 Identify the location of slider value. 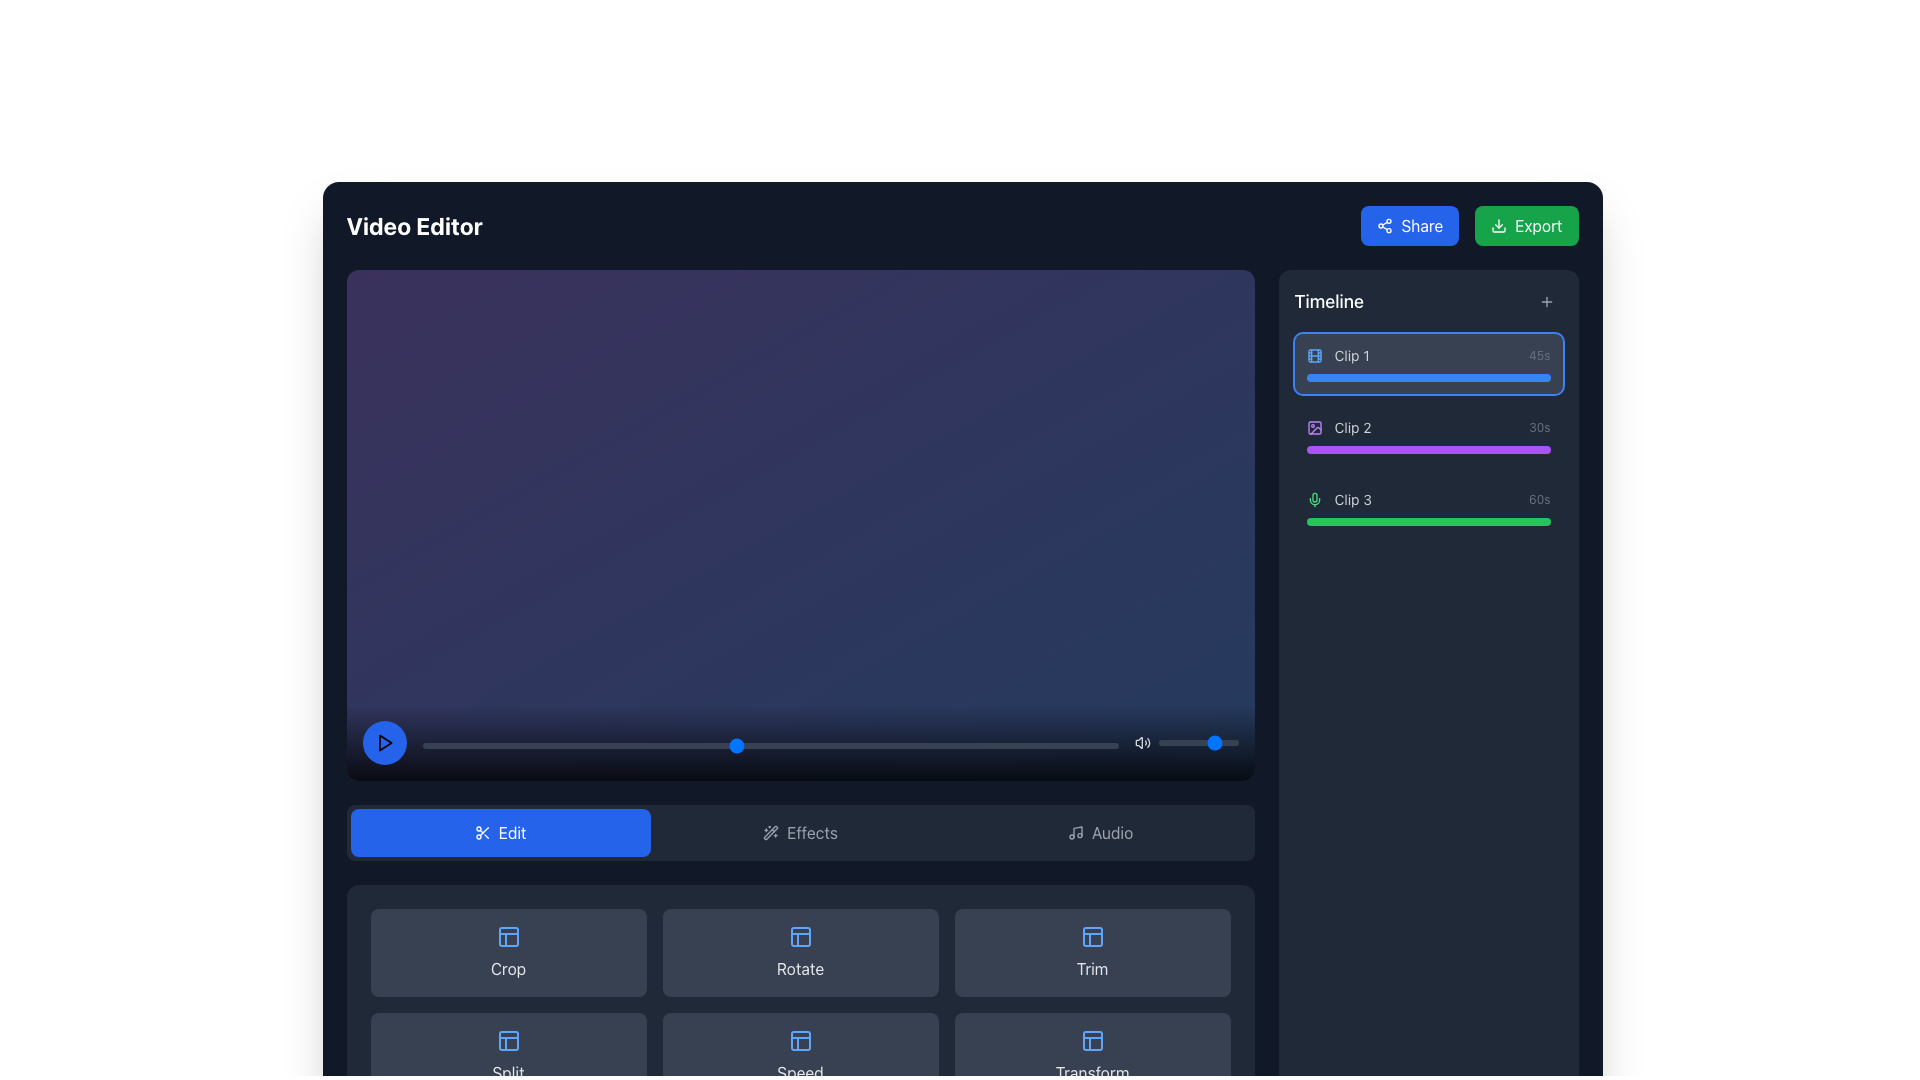
(428, 744).